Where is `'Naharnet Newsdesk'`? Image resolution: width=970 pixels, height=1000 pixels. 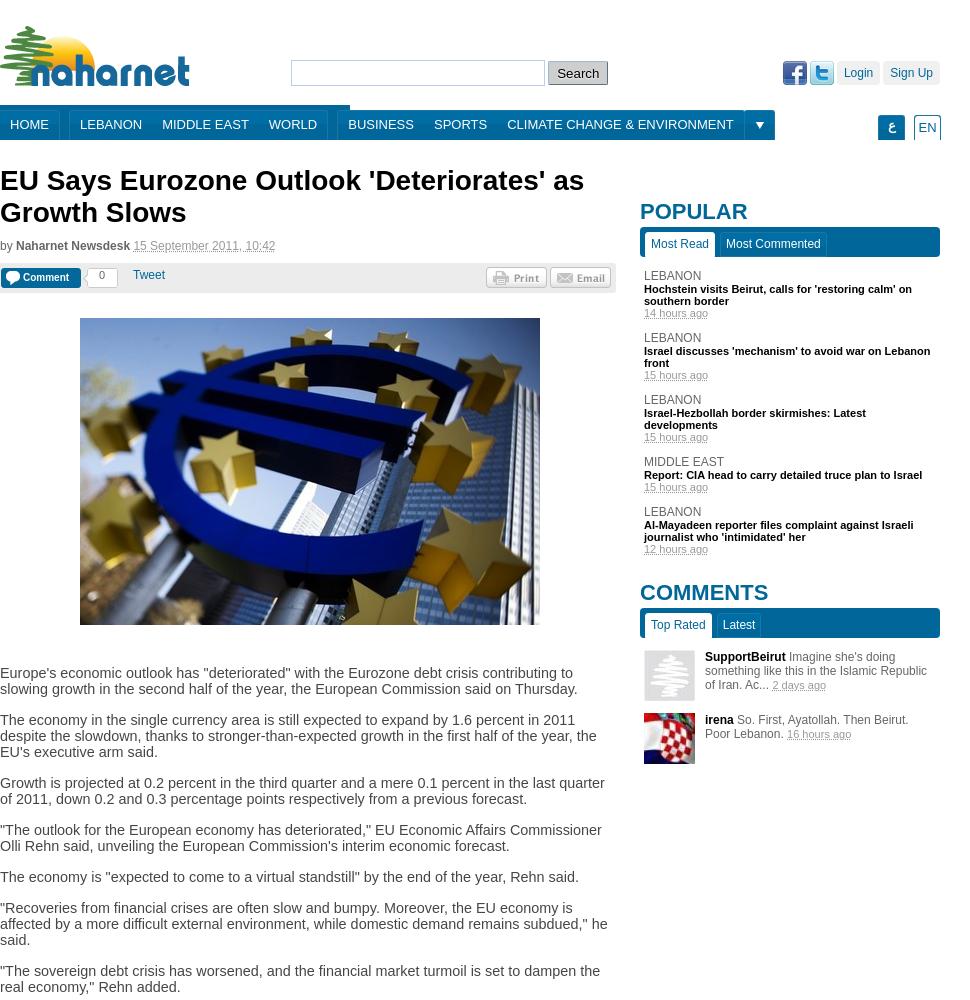
'Naharnet Newsdesk' is located at coordinates (16, 245).